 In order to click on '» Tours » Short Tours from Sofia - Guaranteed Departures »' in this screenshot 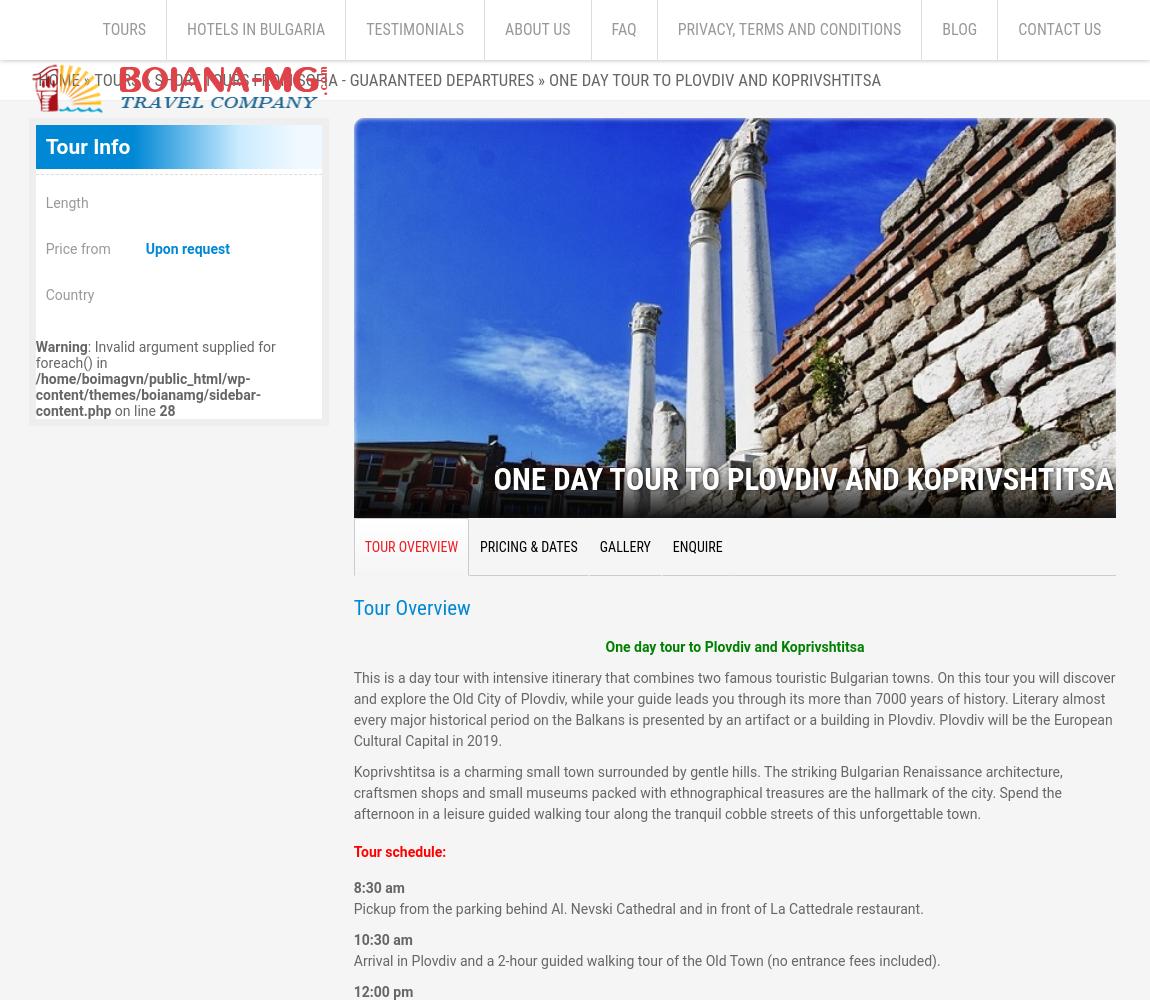, I will do `click(313, 79)`.